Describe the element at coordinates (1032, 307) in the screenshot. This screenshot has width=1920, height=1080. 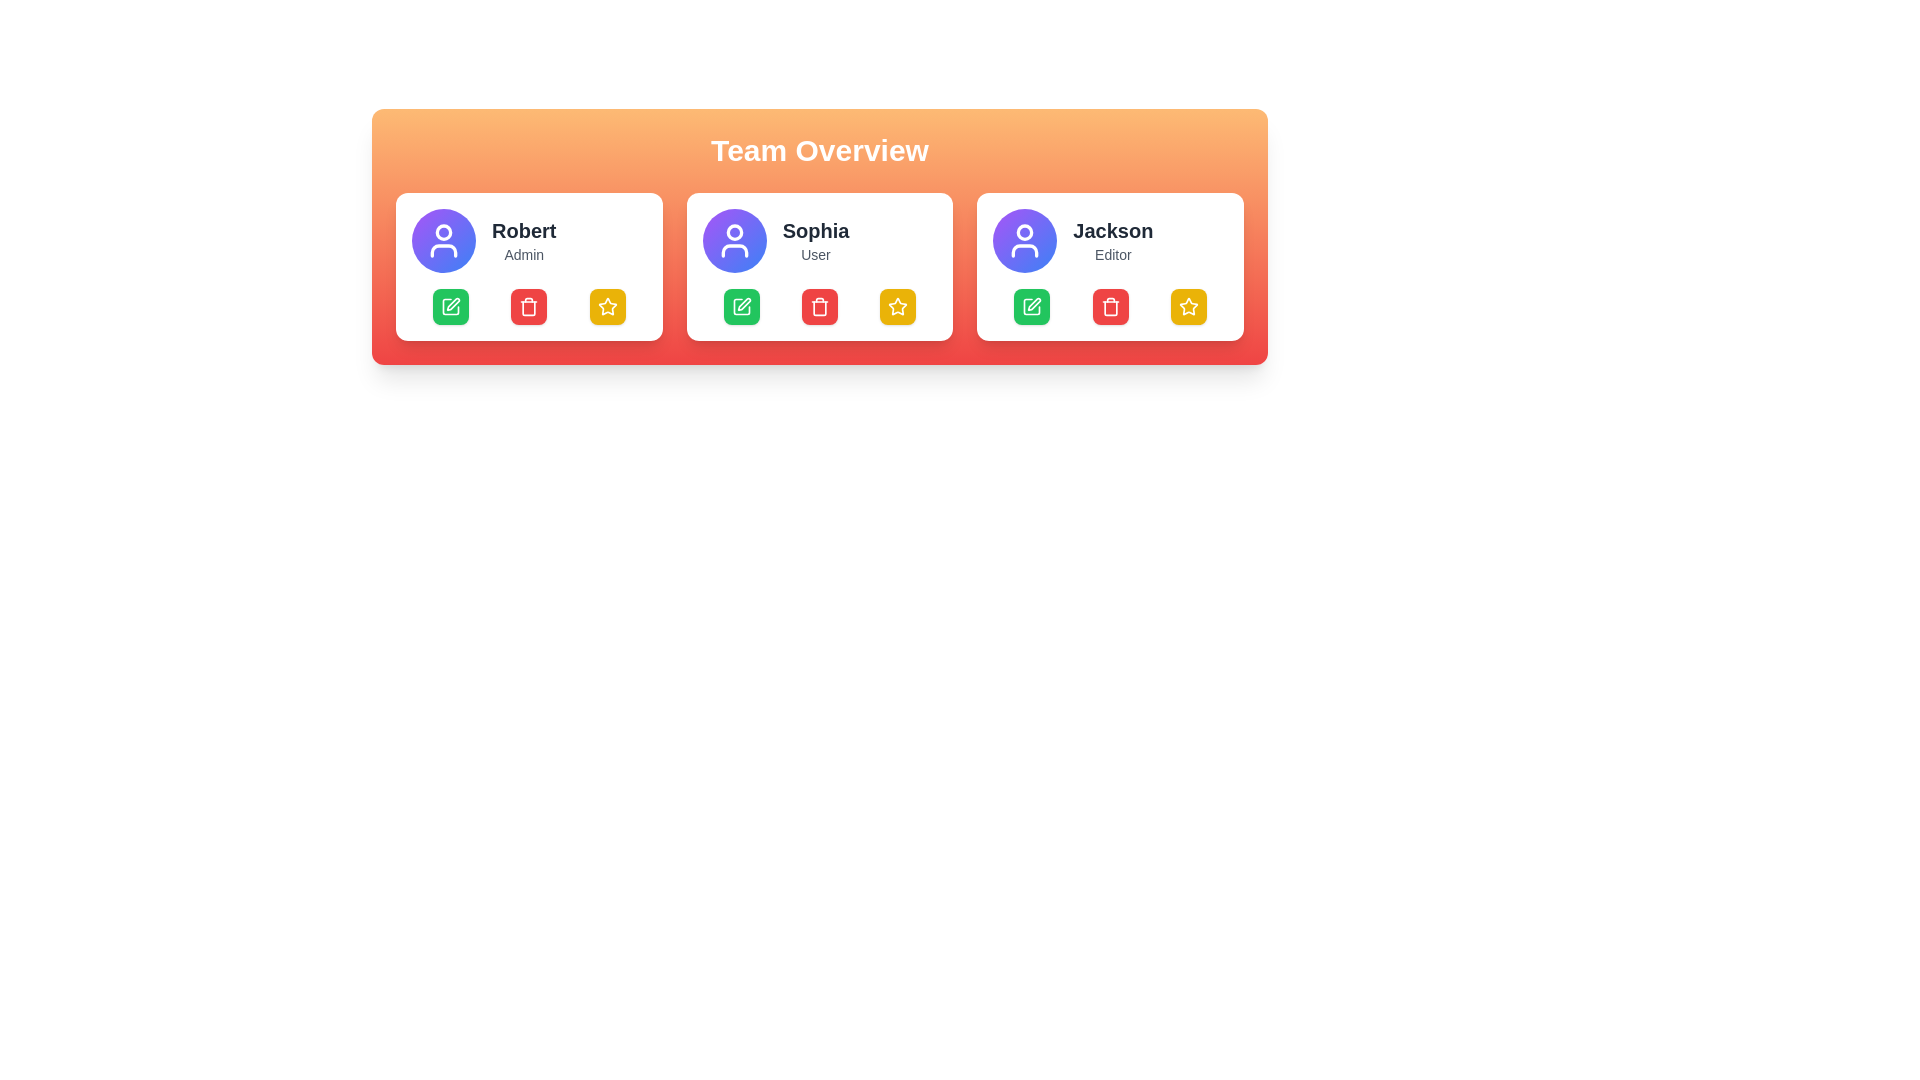
I see `the pencil icon button with a green square background located in the lower-left corner of the card labeled 'Jackson'` at that location.